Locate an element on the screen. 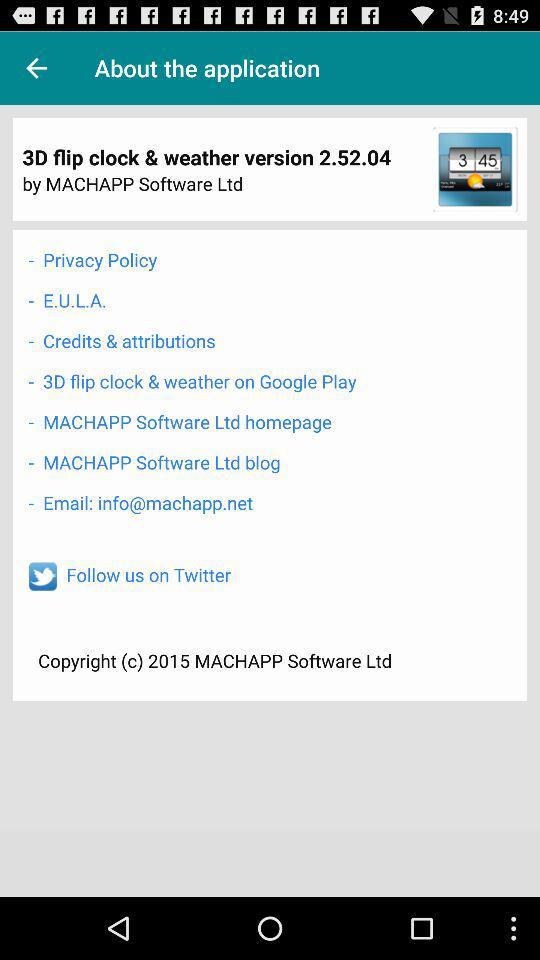 The image size is (540, 960). item above the -  credits & attributions item is located at coordinates (67, 299).